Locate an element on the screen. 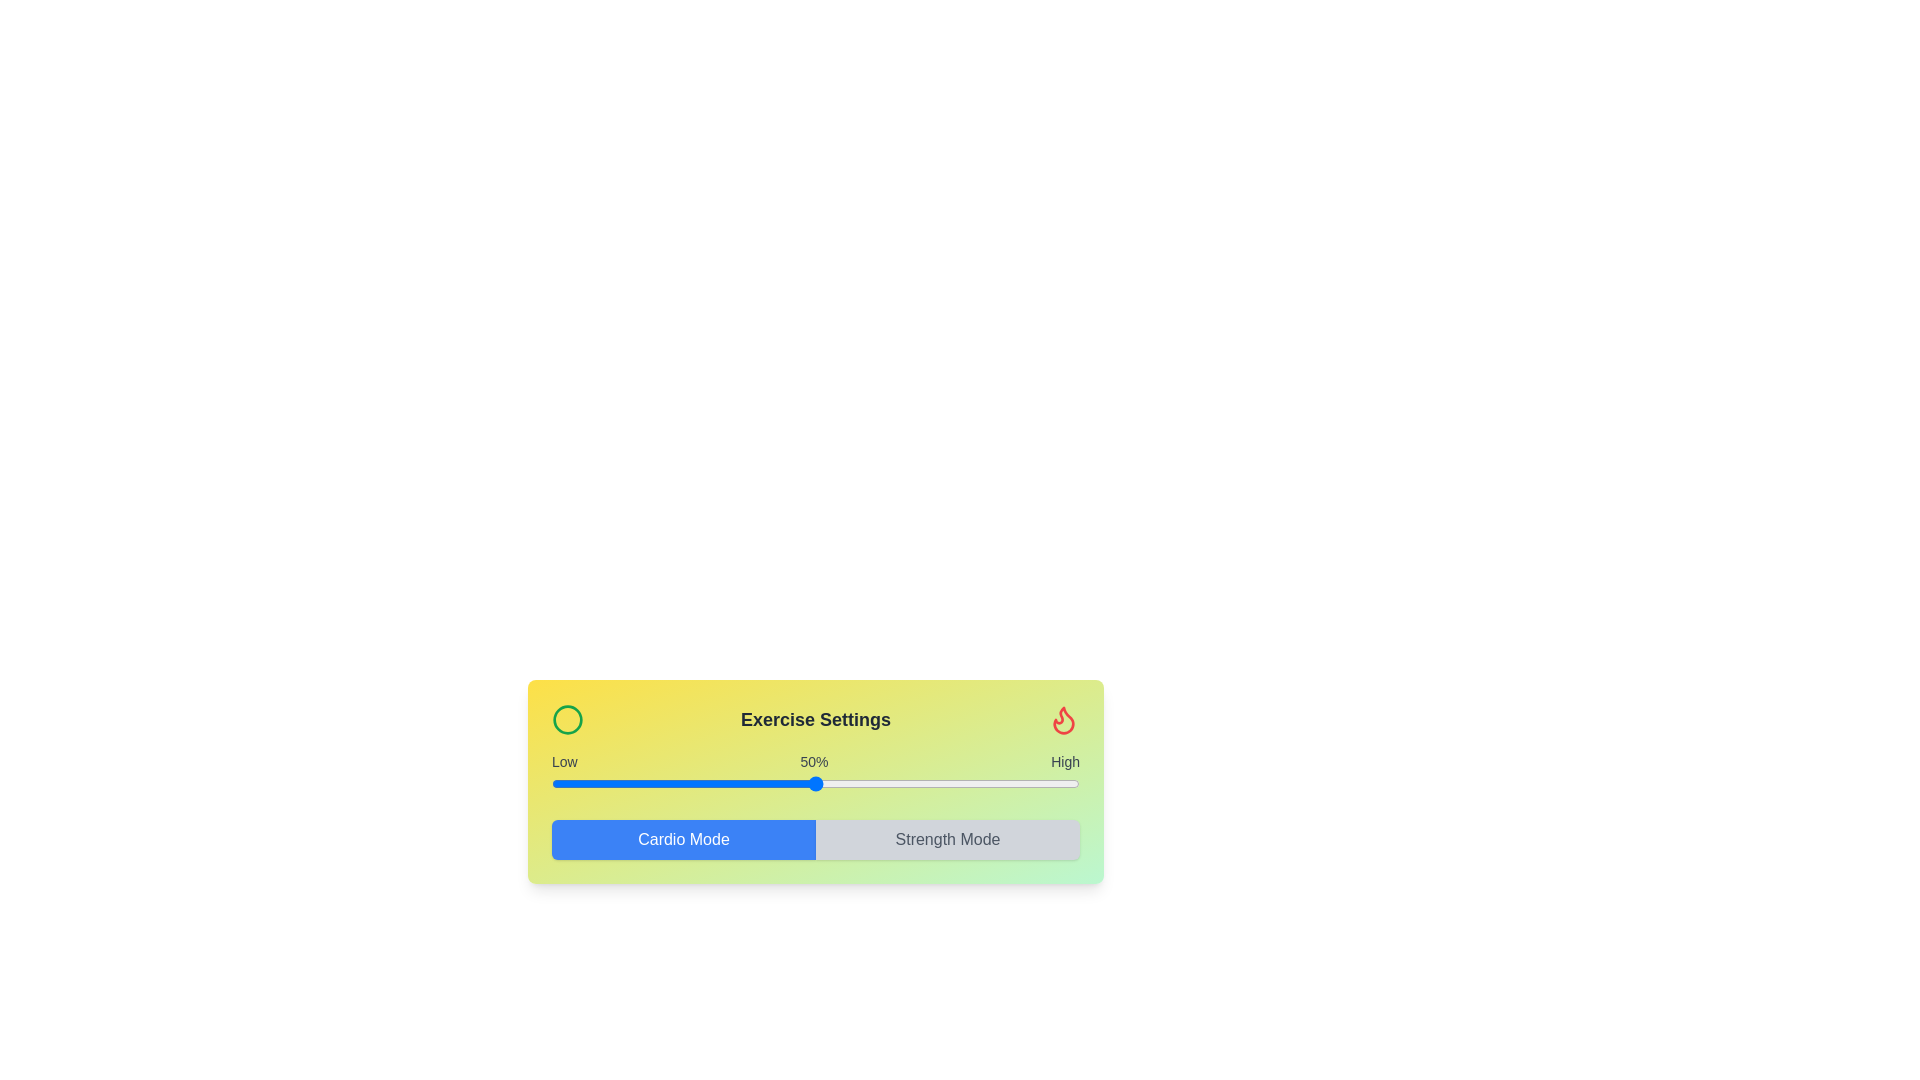 This screenshot has width=1920, height=1080. the Cardio Mode button to switch to Cardio Mode is located at coordinates (684, 840).